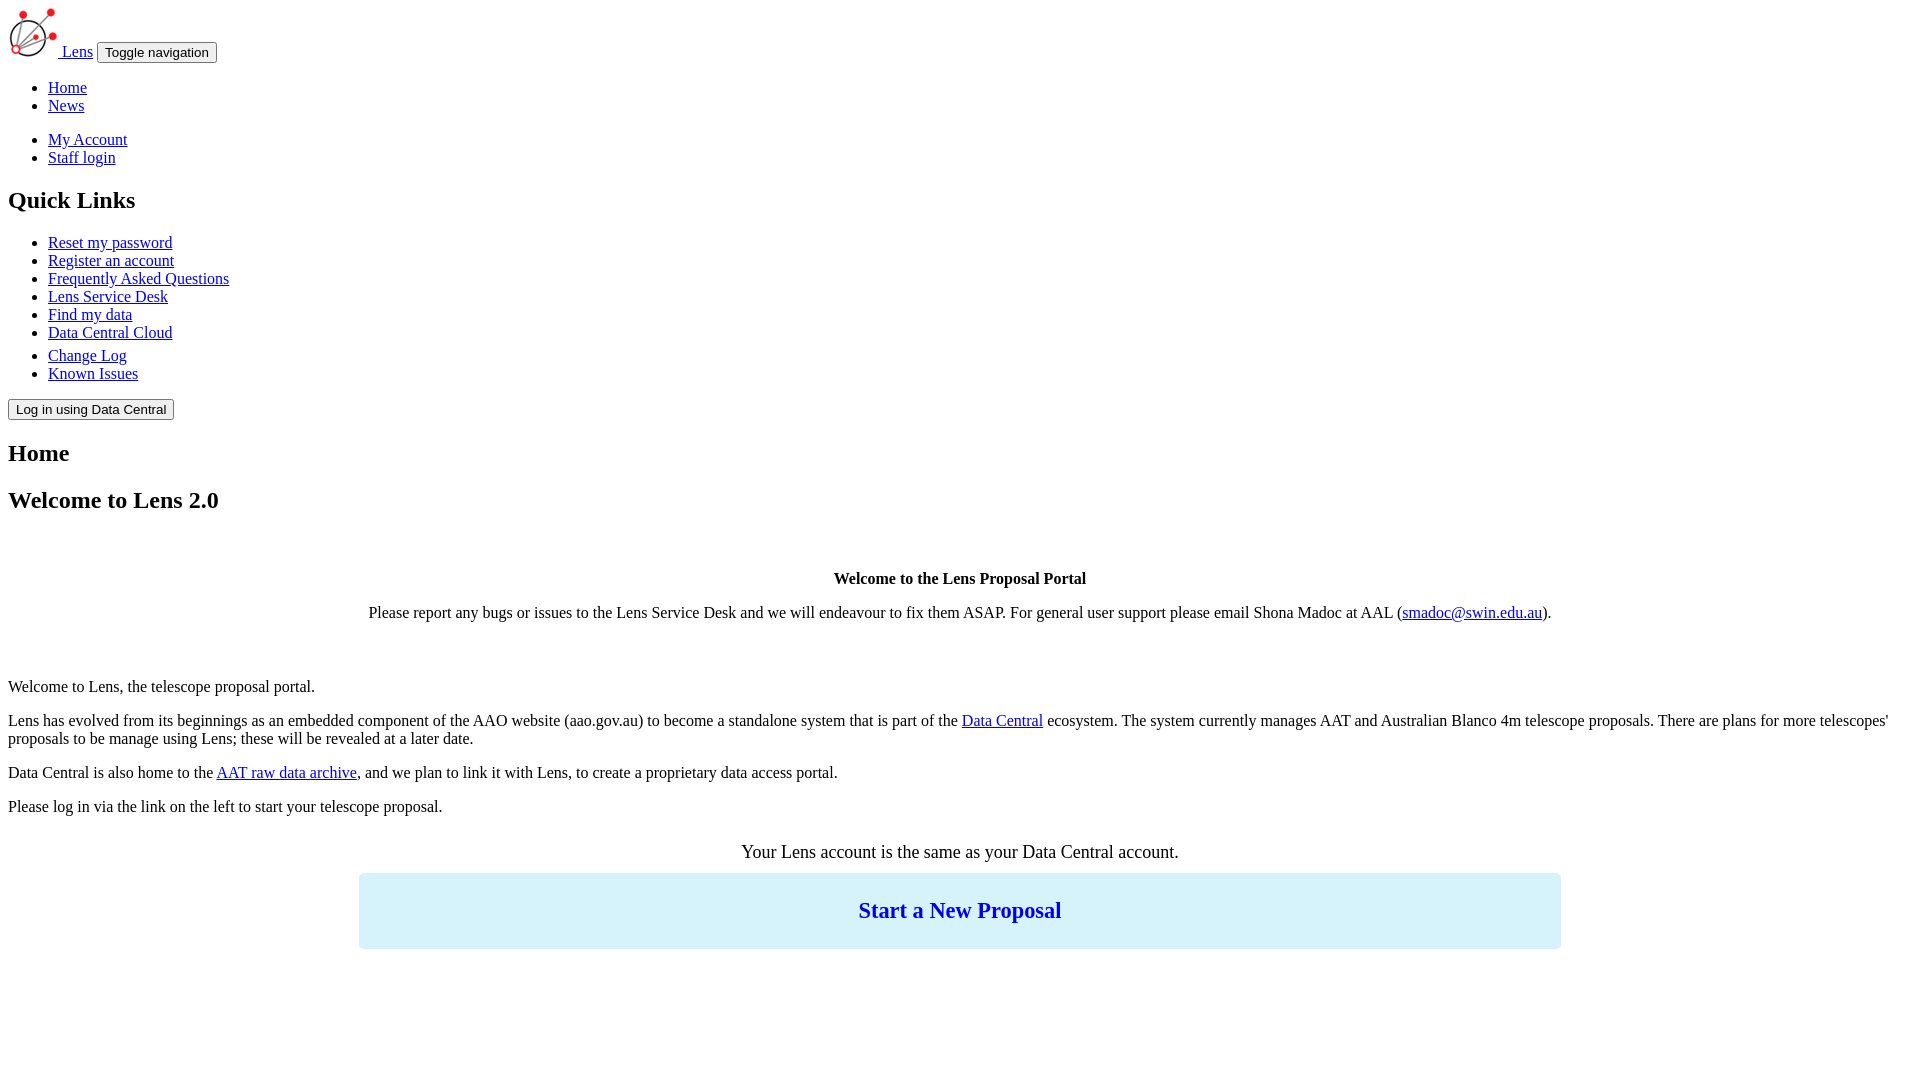  I want to click on 'Register an account', so click(109, 259).